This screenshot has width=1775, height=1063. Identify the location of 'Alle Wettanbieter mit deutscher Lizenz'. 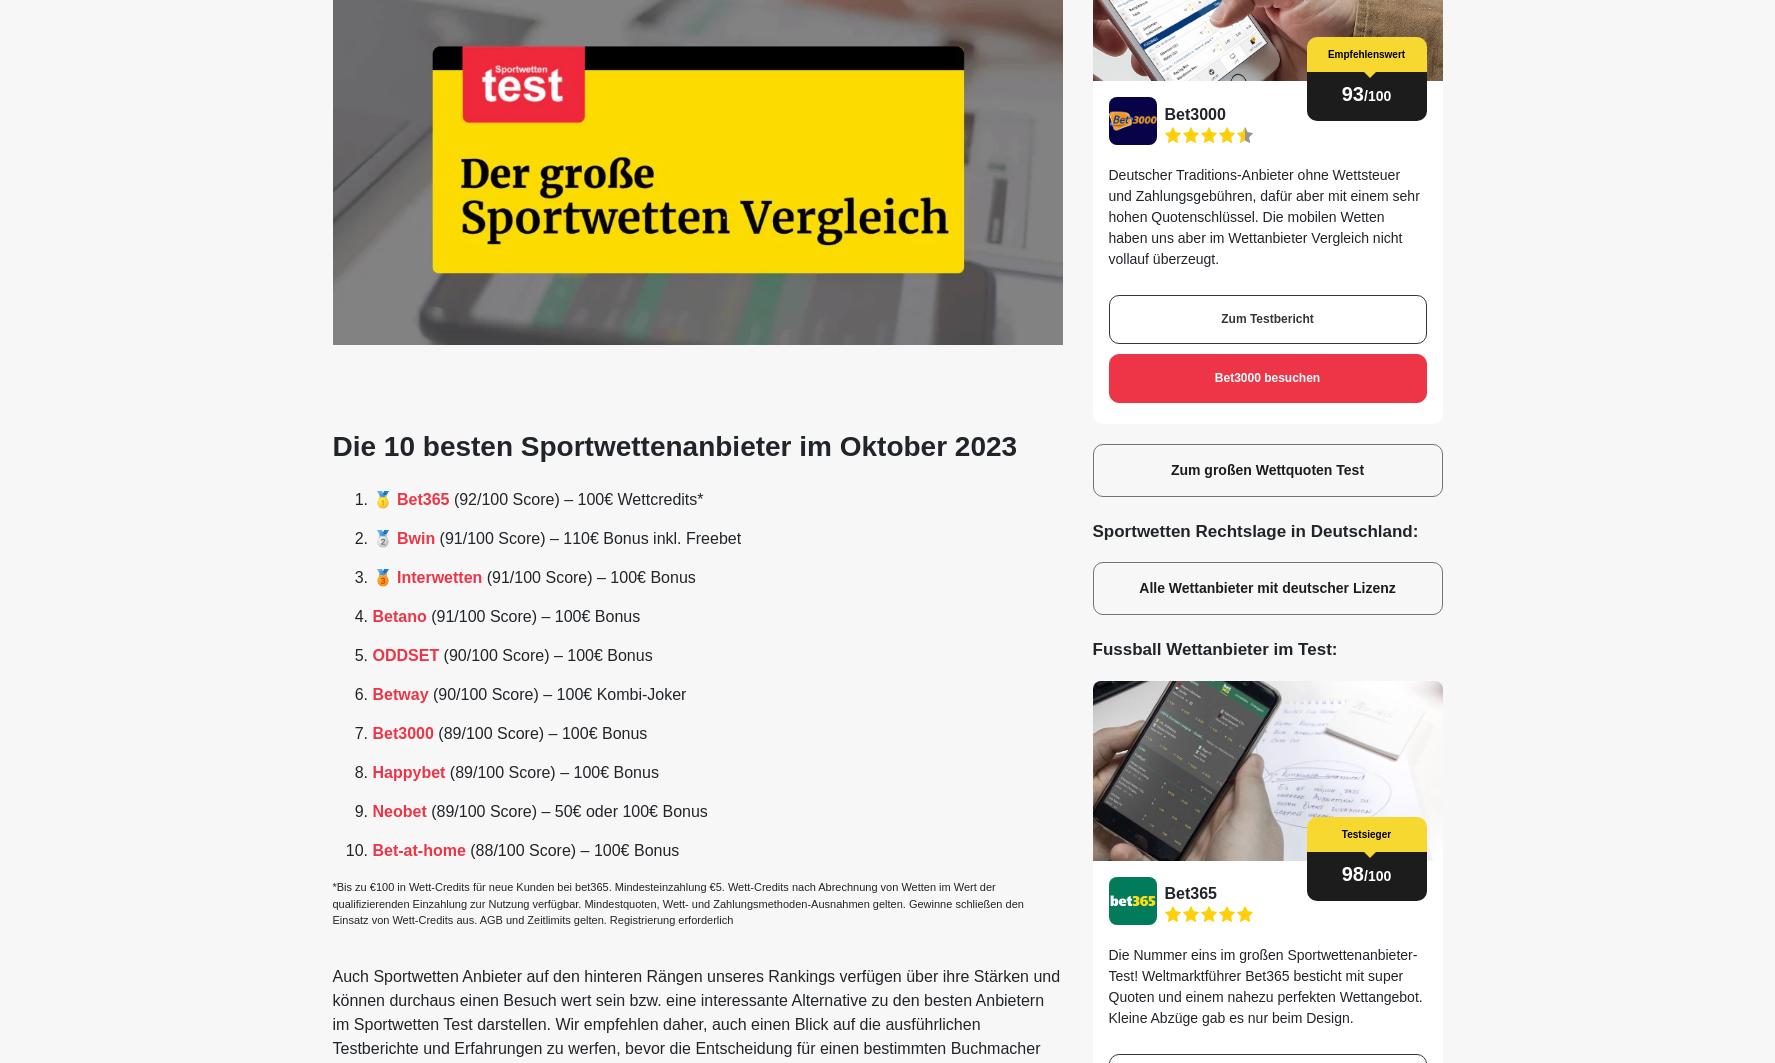
(1266, 587).